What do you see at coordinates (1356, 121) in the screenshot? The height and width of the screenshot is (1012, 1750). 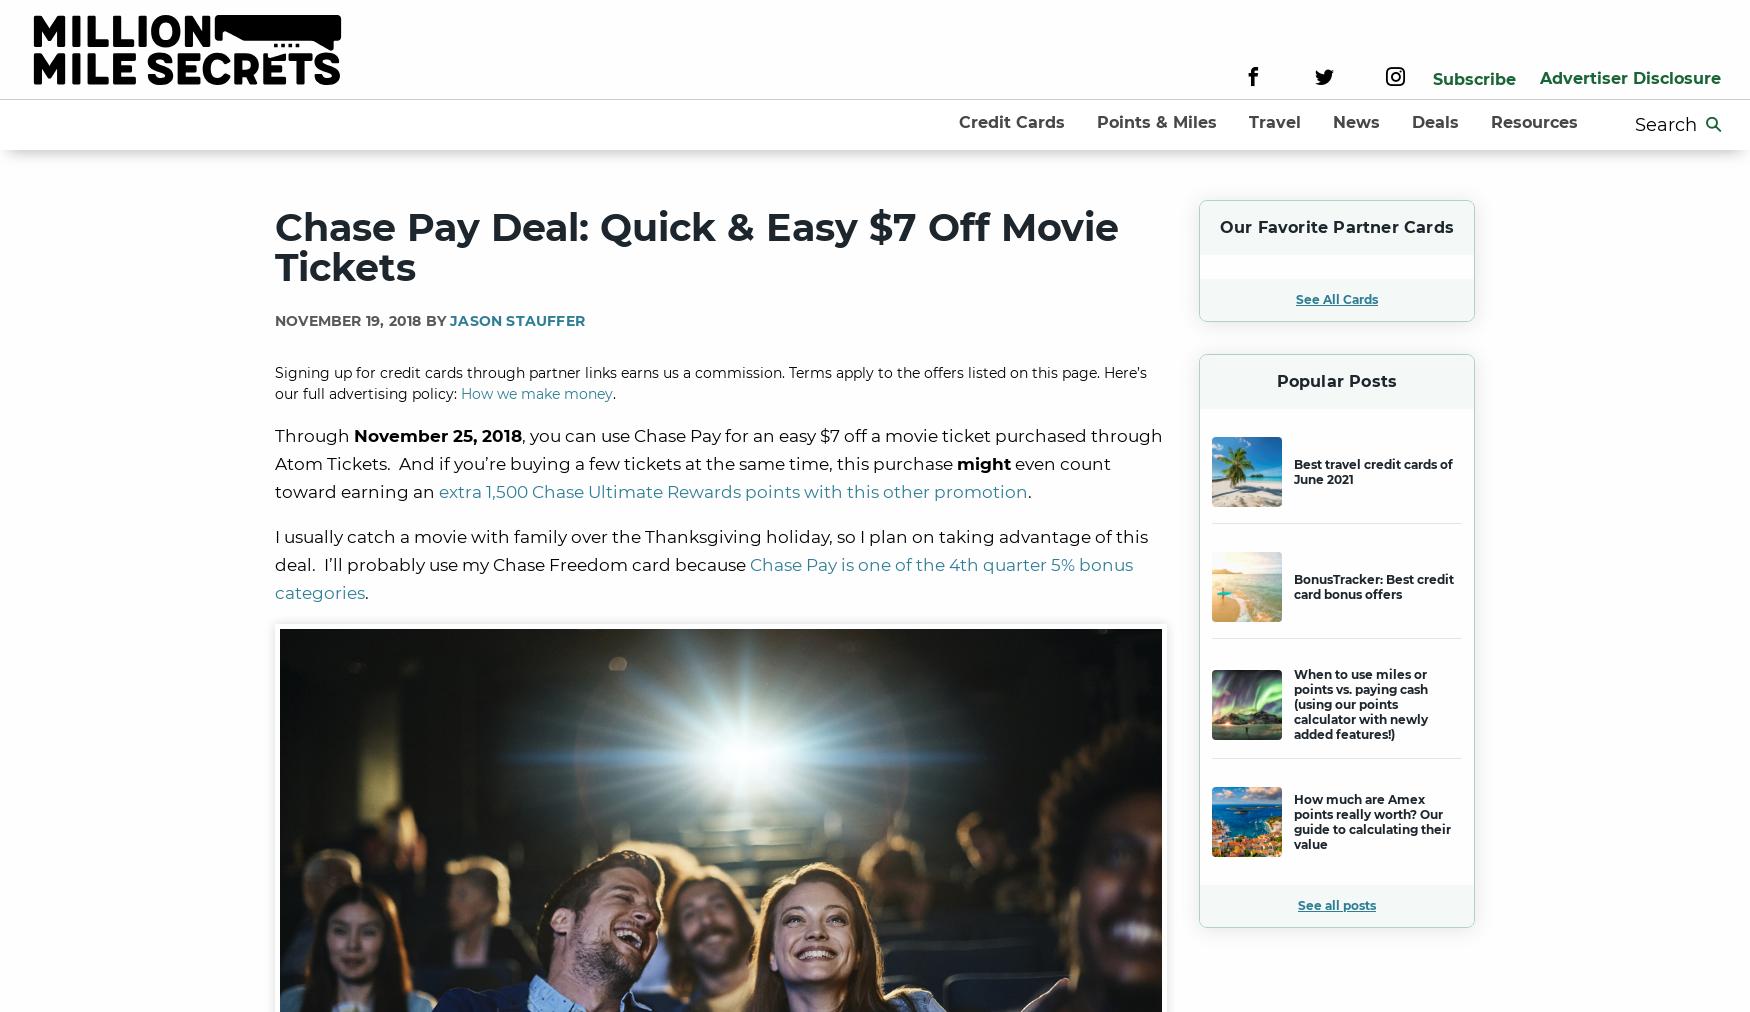 I see `'News'` at bounding box center [1356, 121].